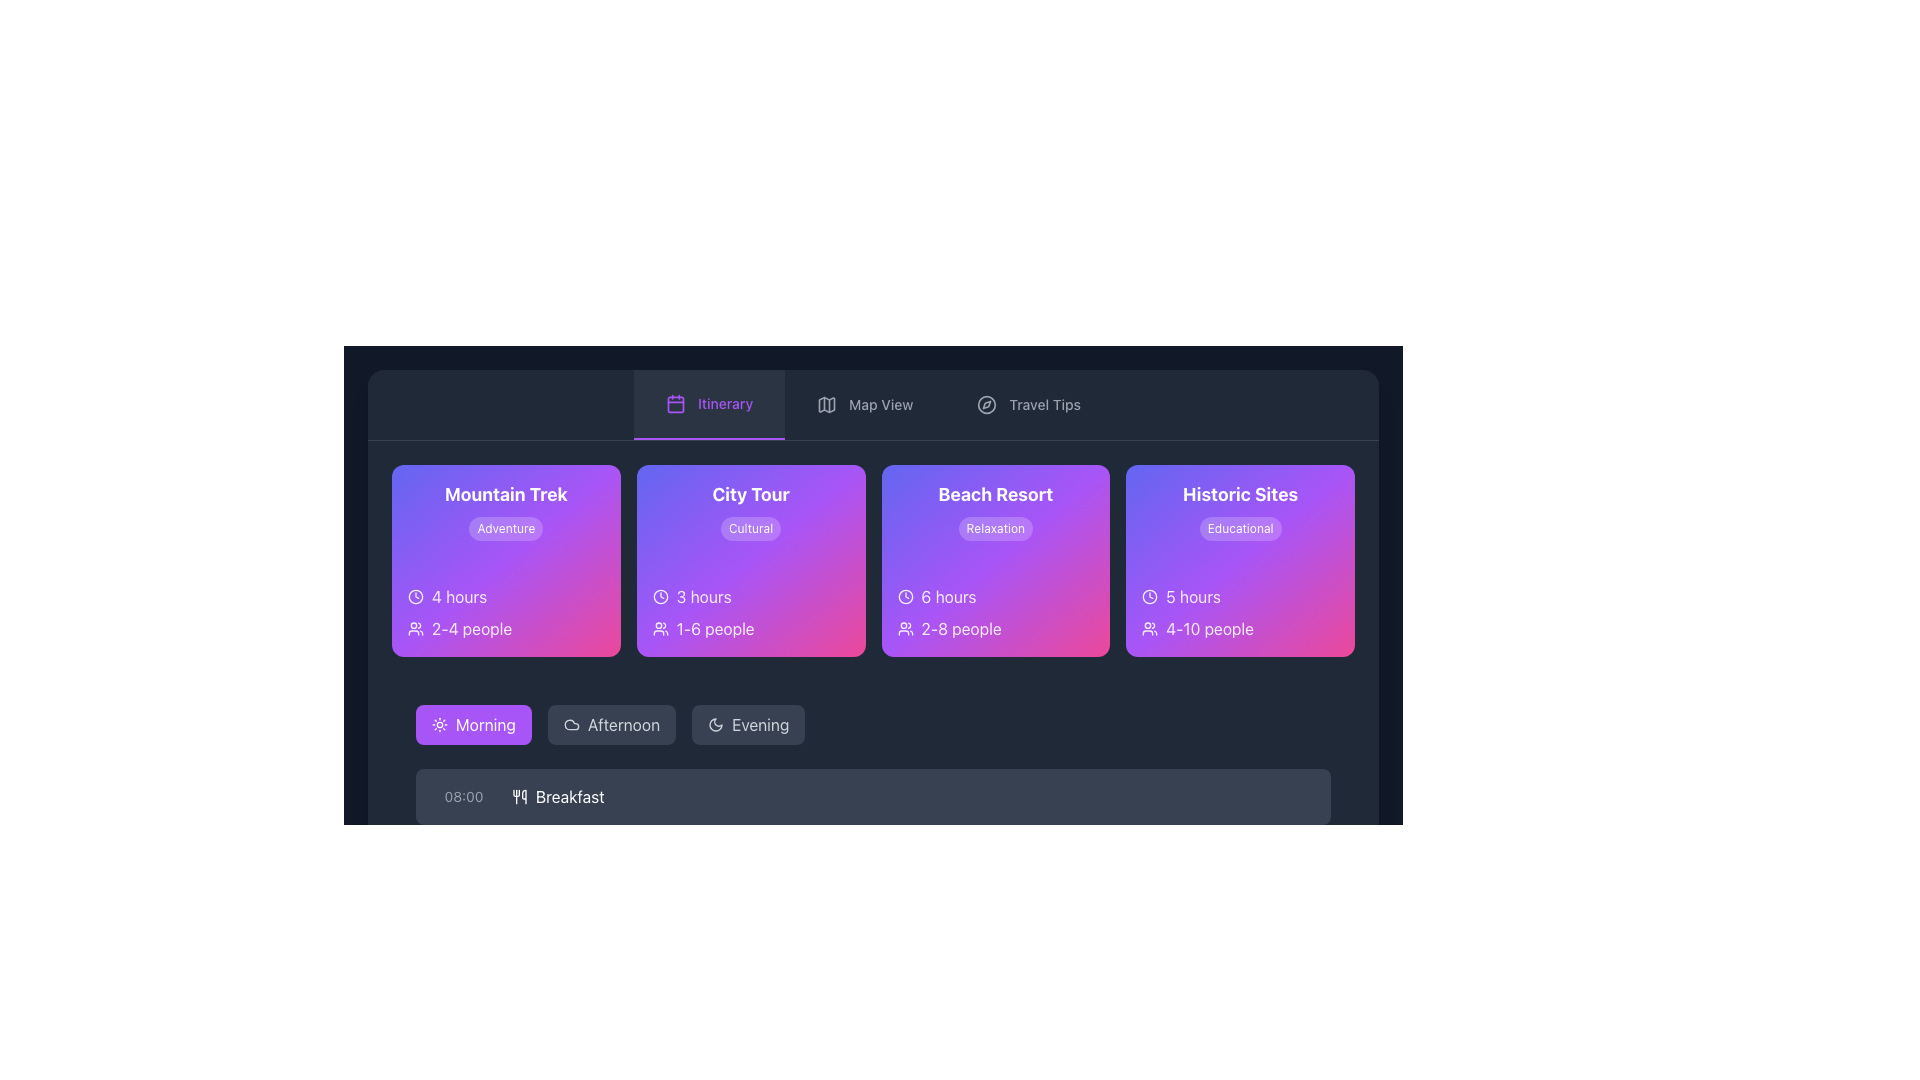 The image size is (1920, 1080). Describe the element at coordinates (1029, 405) in the screenshot. I see `the 'Travel Tips' button in the navigation bar` at that location.